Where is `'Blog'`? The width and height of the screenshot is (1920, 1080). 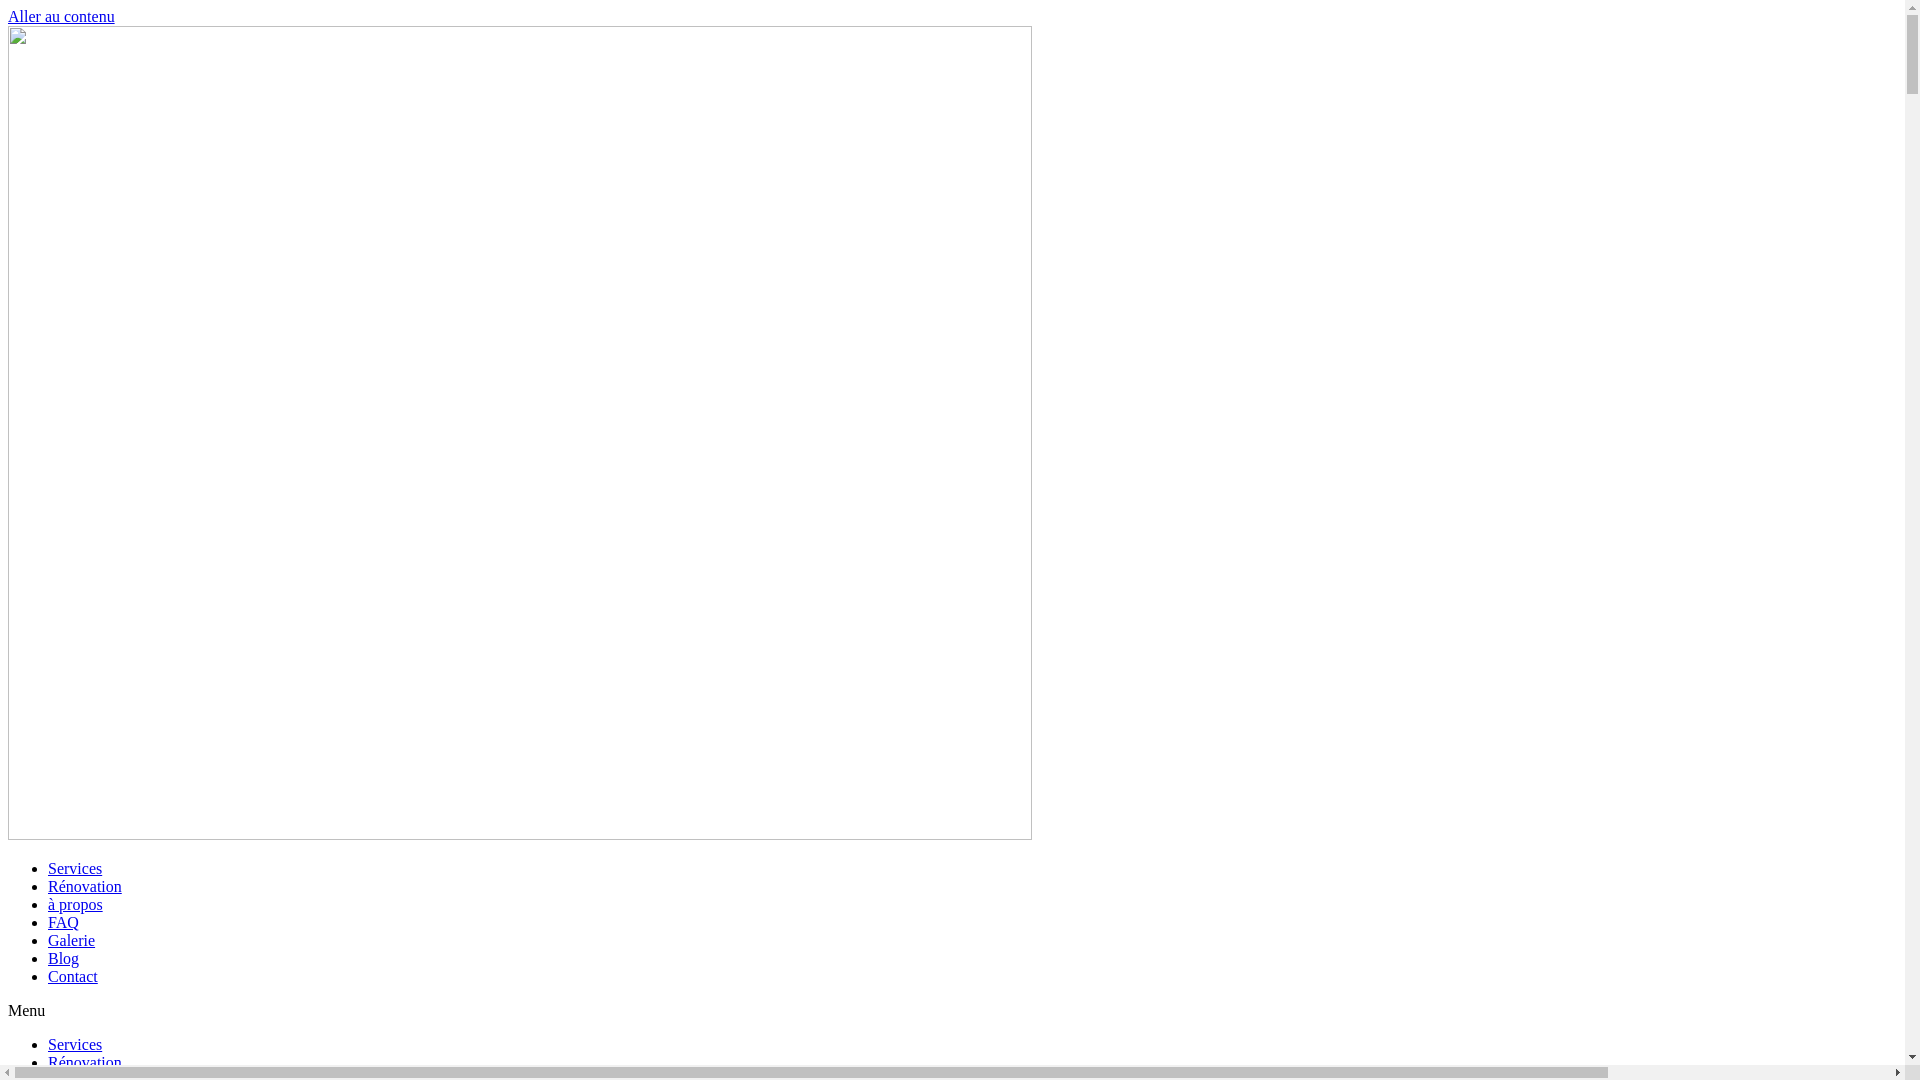
'Blog' is located at coordinates (48, 957).